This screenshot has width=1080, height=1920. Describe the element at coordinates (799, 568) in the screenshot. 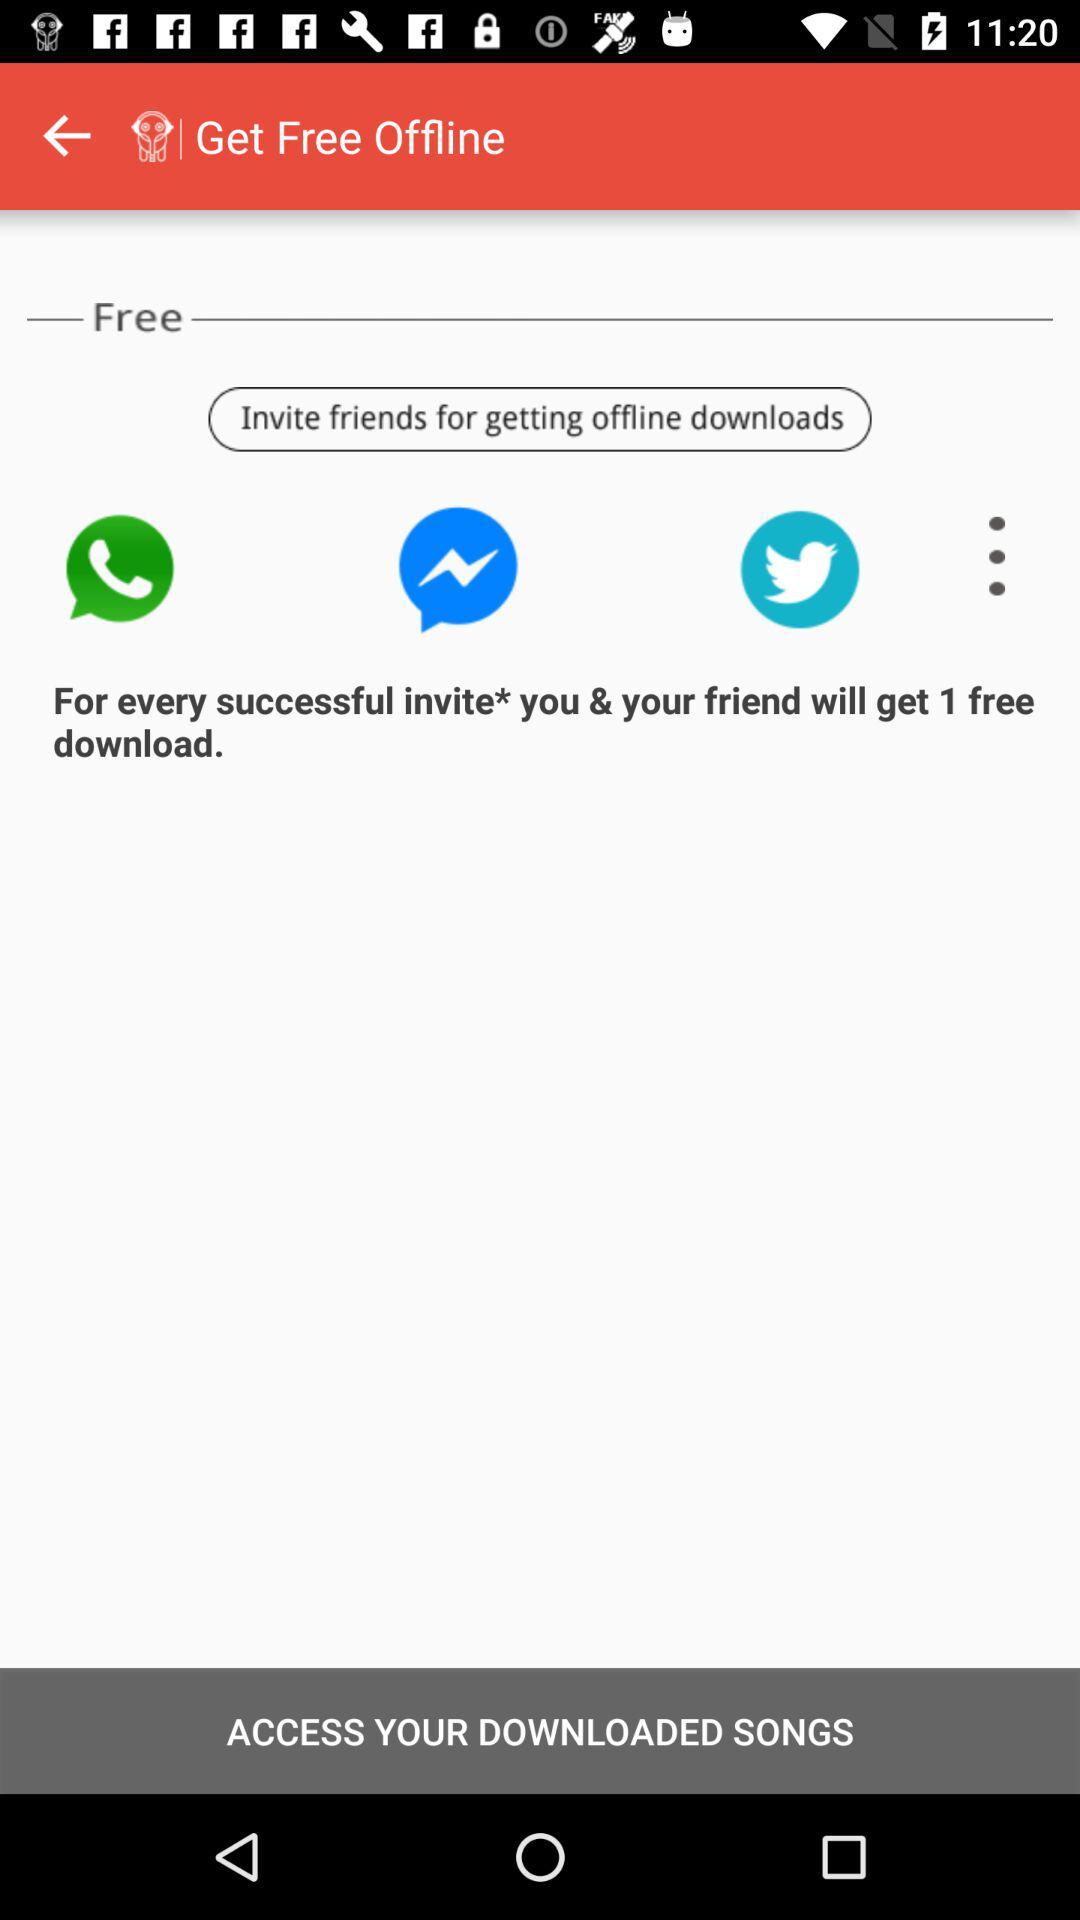

I see `the twitter icon` at that location.